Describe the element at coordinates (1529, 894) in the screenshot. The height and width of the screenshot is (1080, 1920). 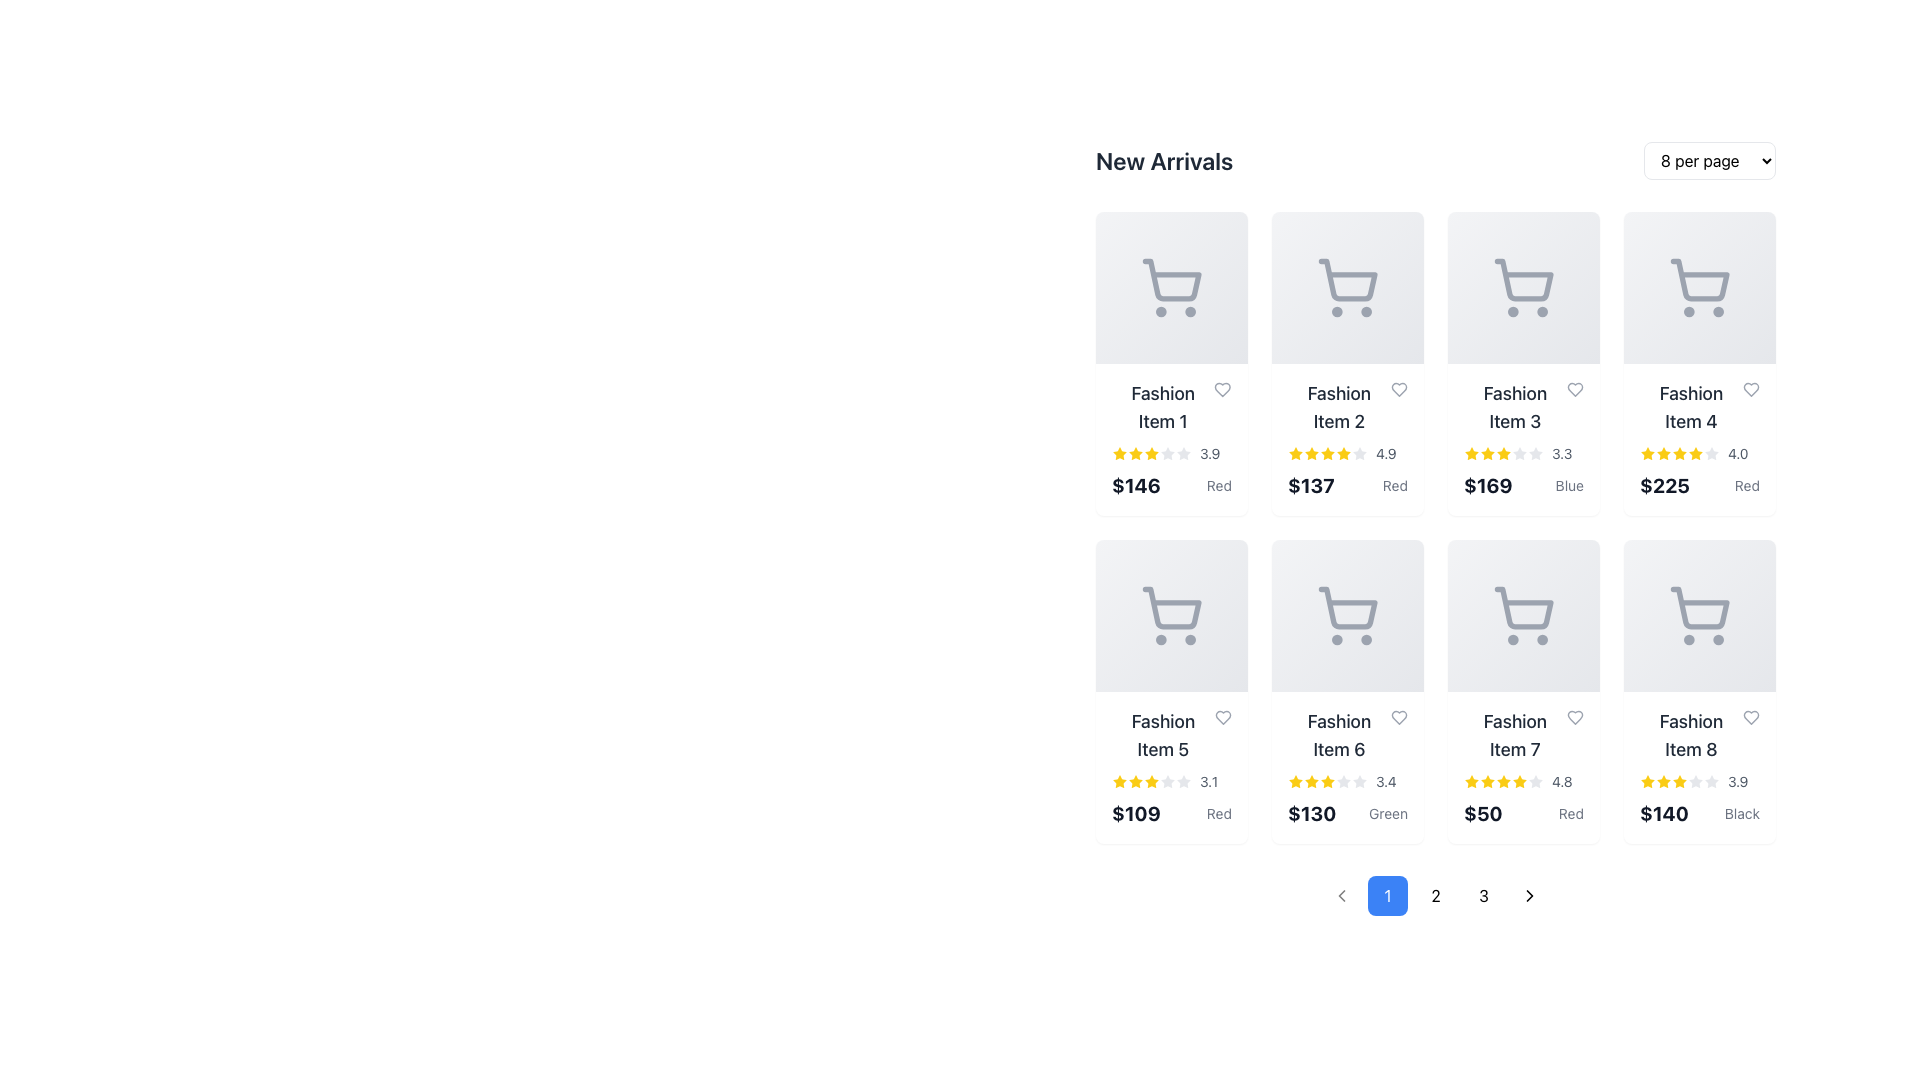
I see `the chevron icon located at the bottom right of the interface` at that location.